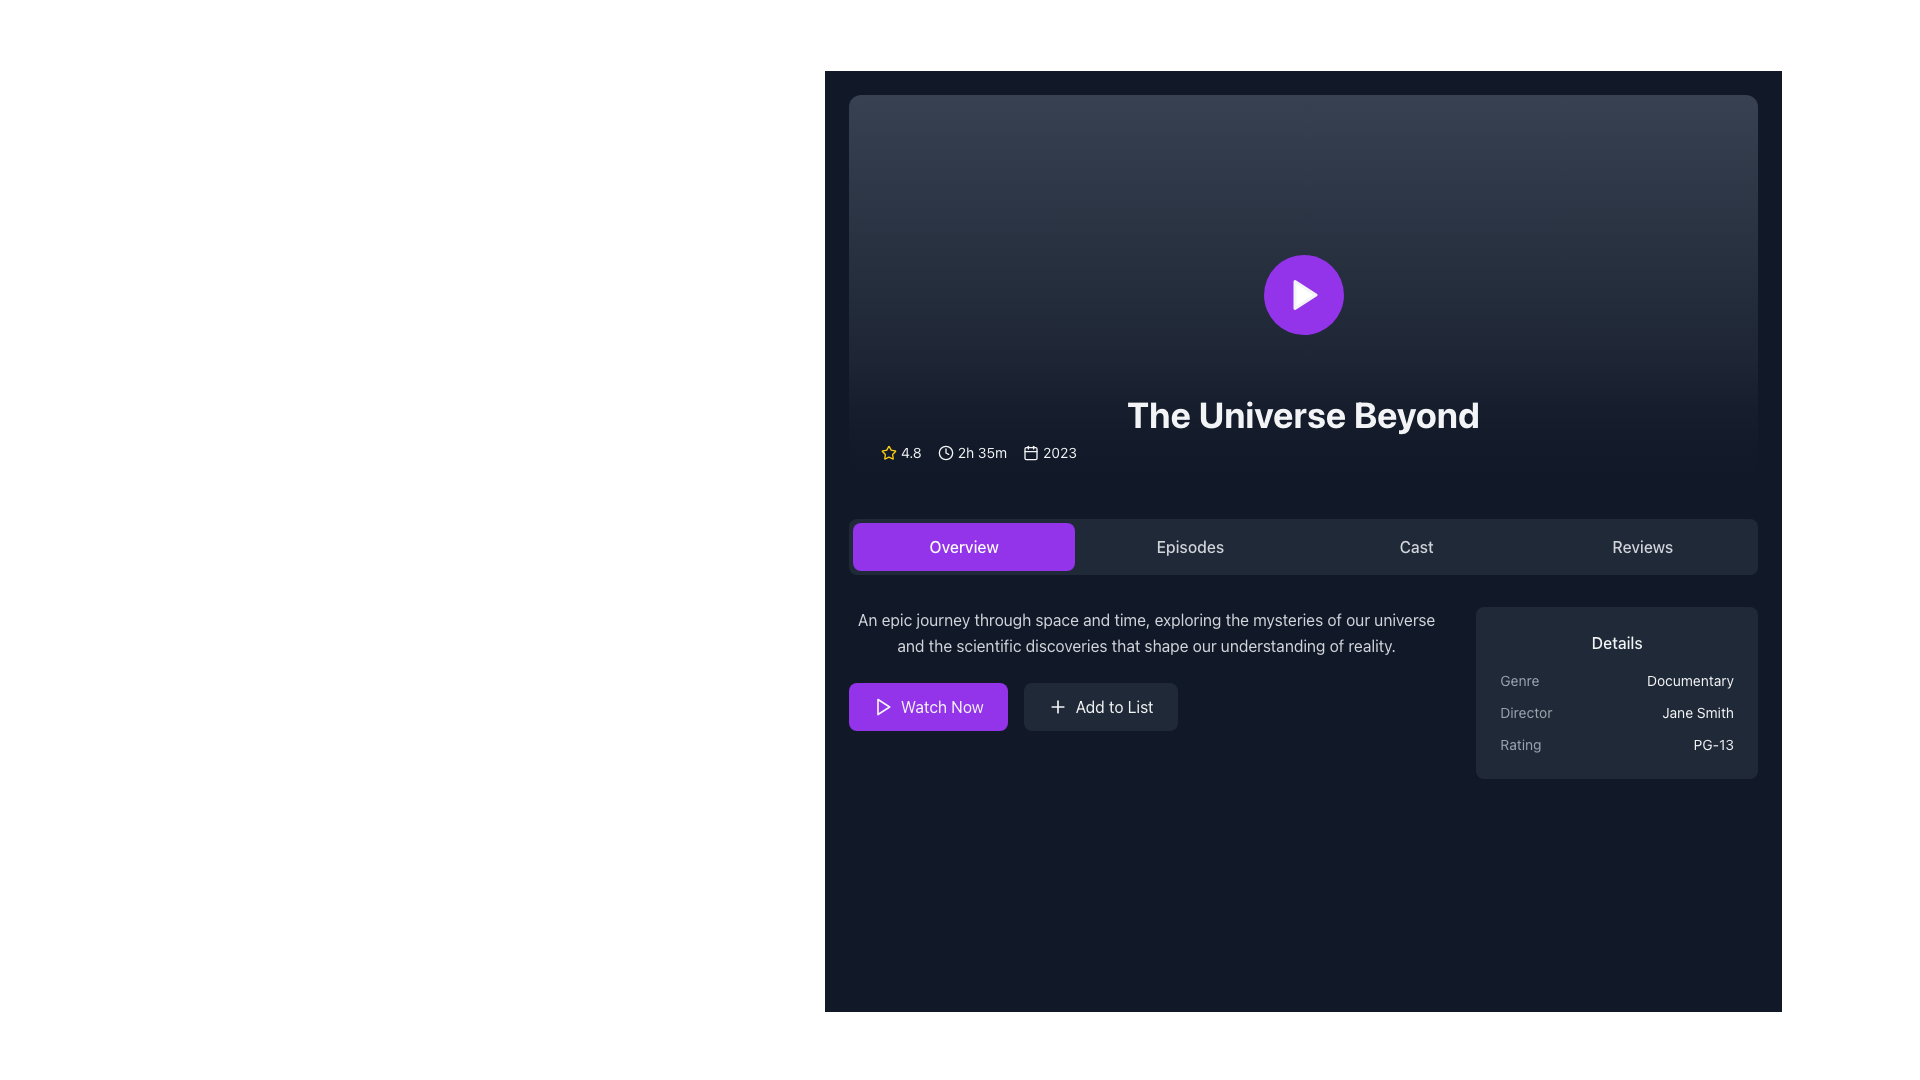 The image size is (1920, 1080). What do you see at coordinates (944, 452) in the screenshot?
I see `the circular clock-like icon located between the star rating and the year indicator` at bounding box center [944, 452].